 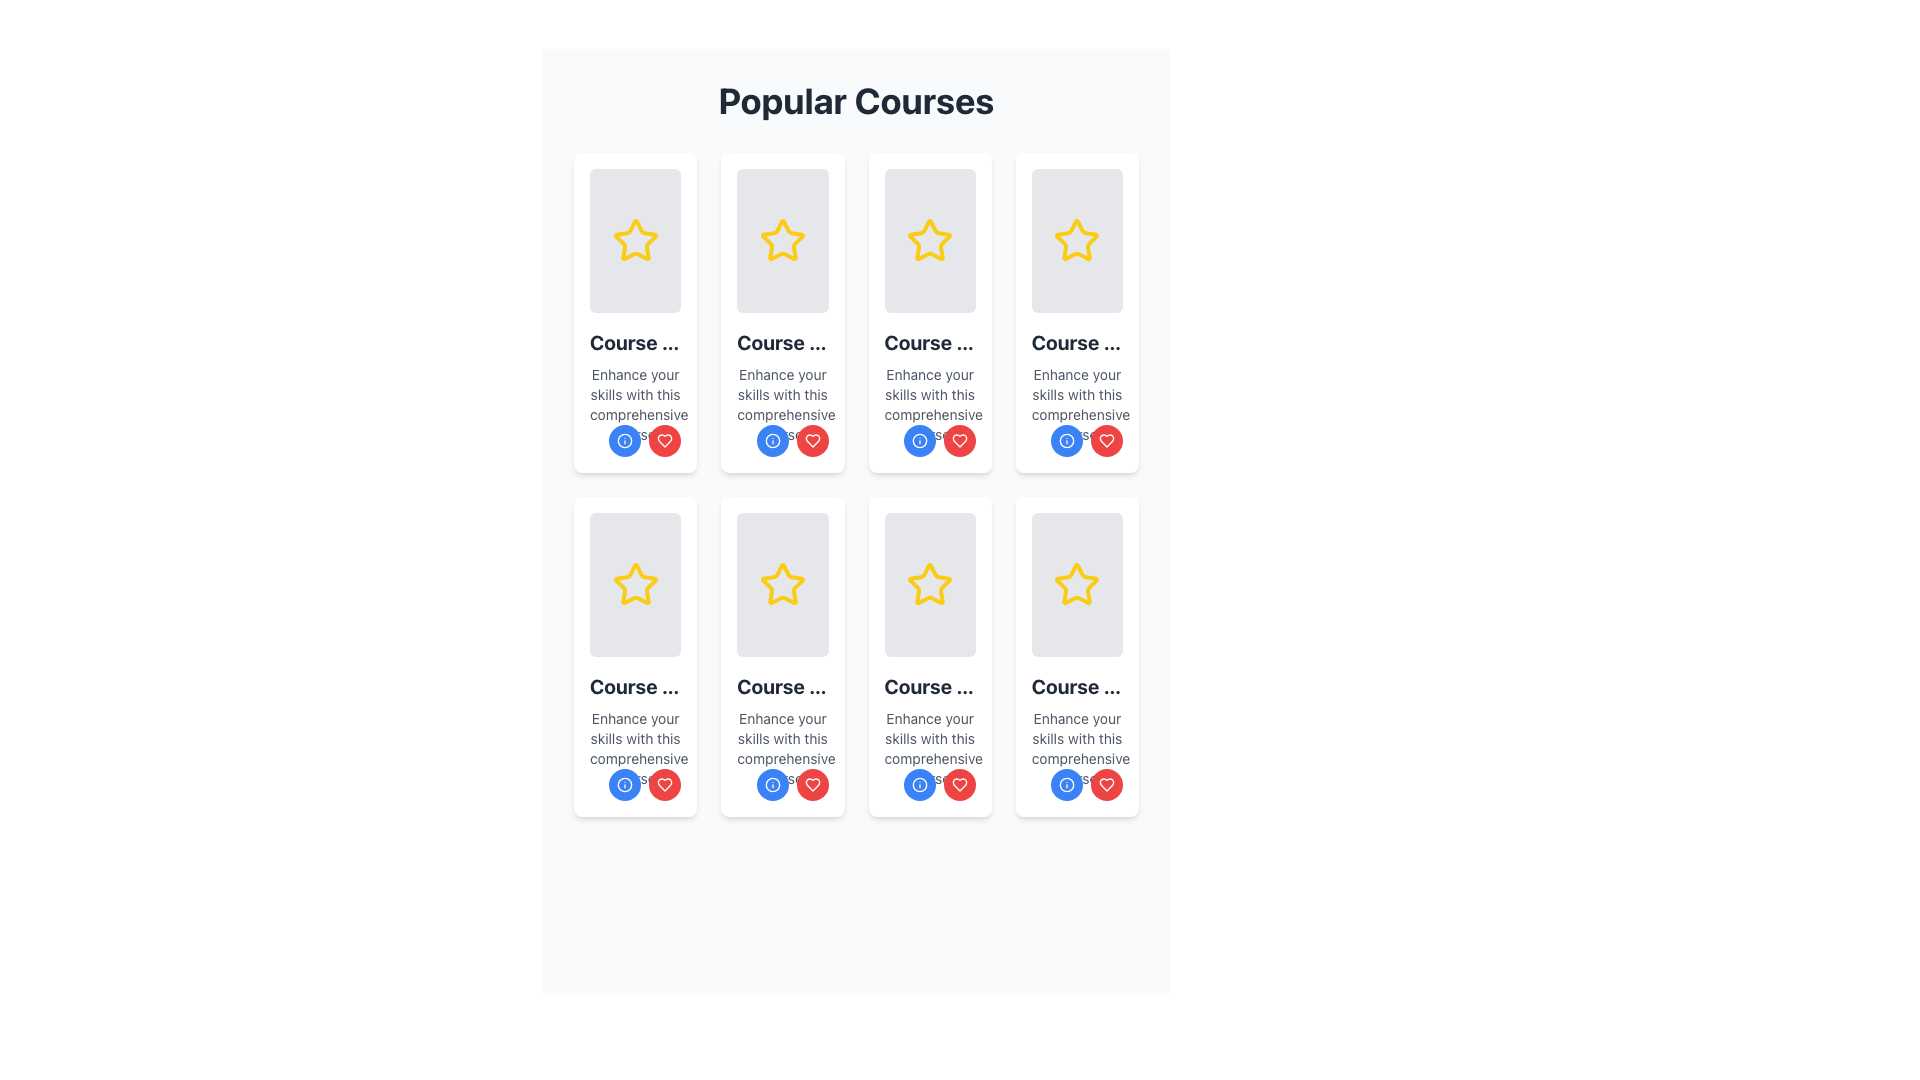 What do you see at coordinates (665, 784) in the screenshot?
I see `the heart icon button located at the bottom-right corner of the card in the second row, second column of the grid layout` at bounding box center [665, 784].